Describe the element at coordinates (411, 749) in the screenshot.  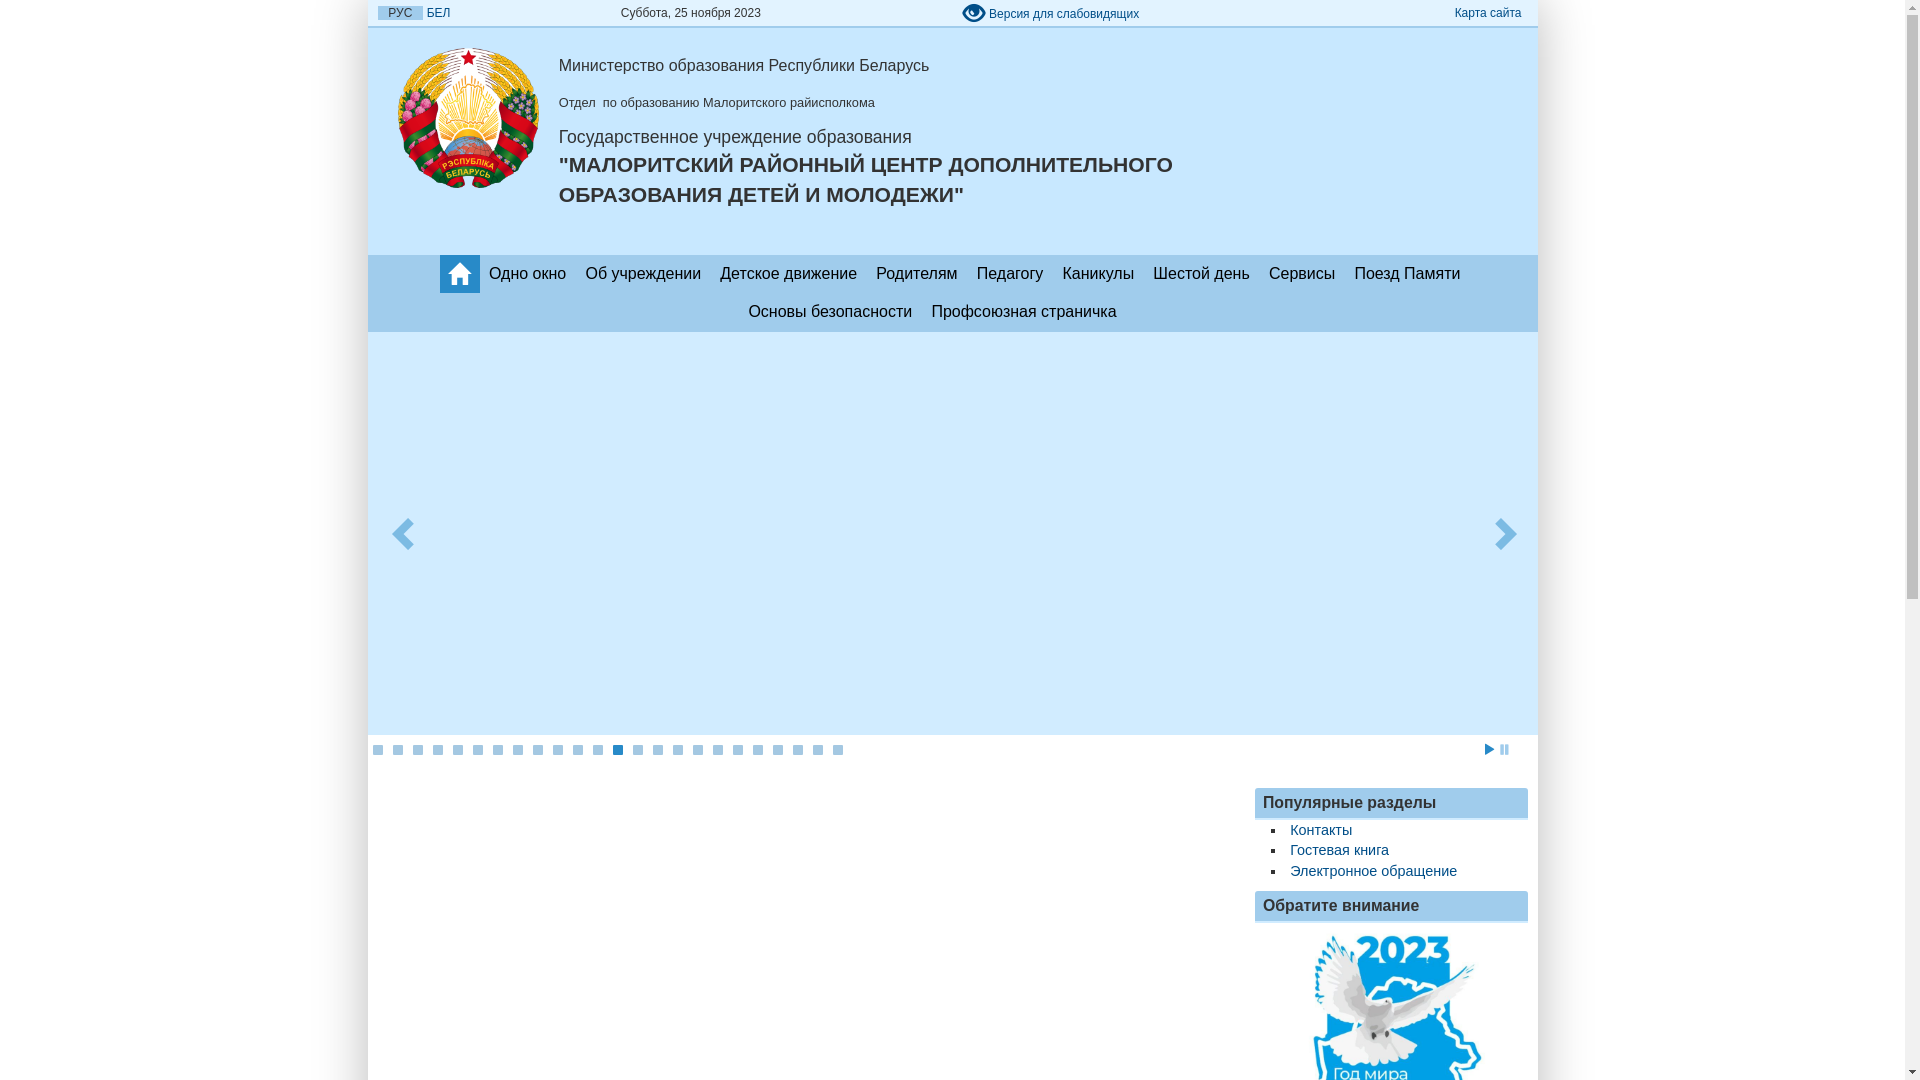
I see `'3'` at that location.